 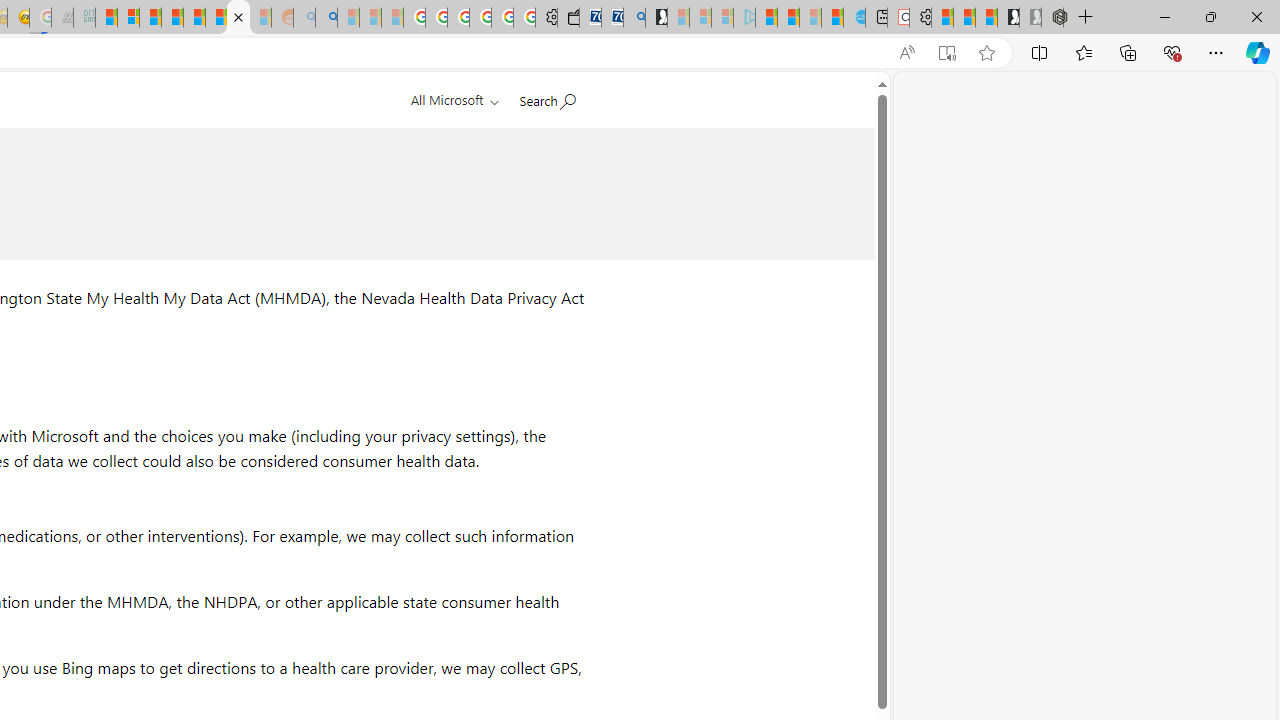 What do you see at coordinates (633, 17) in the screenshot?
I see `'Bing Real Estate - Home sales and rental listings'` at bounding box center [633, 17].